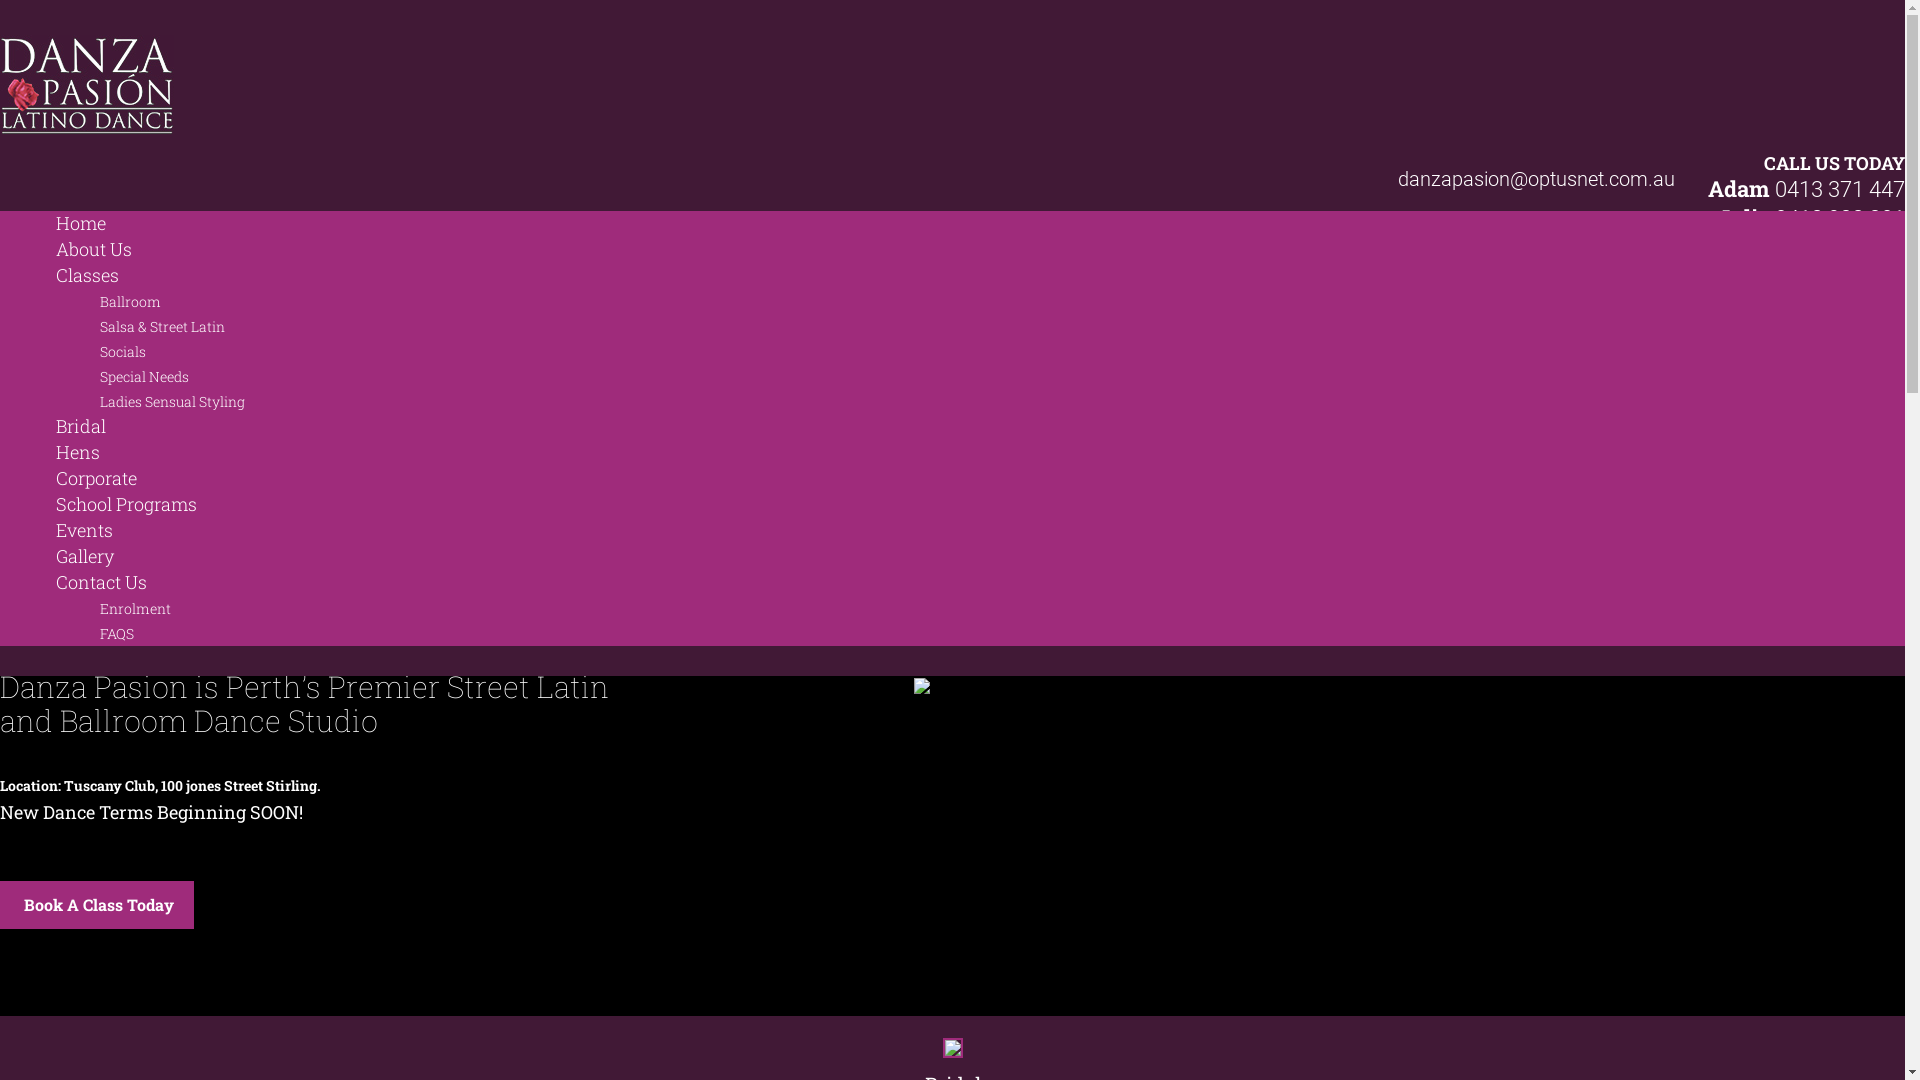  What do you see at coordinates (125, 503) in the screenshot?
I see `'School Programs'` at bounding box center [125, 503].